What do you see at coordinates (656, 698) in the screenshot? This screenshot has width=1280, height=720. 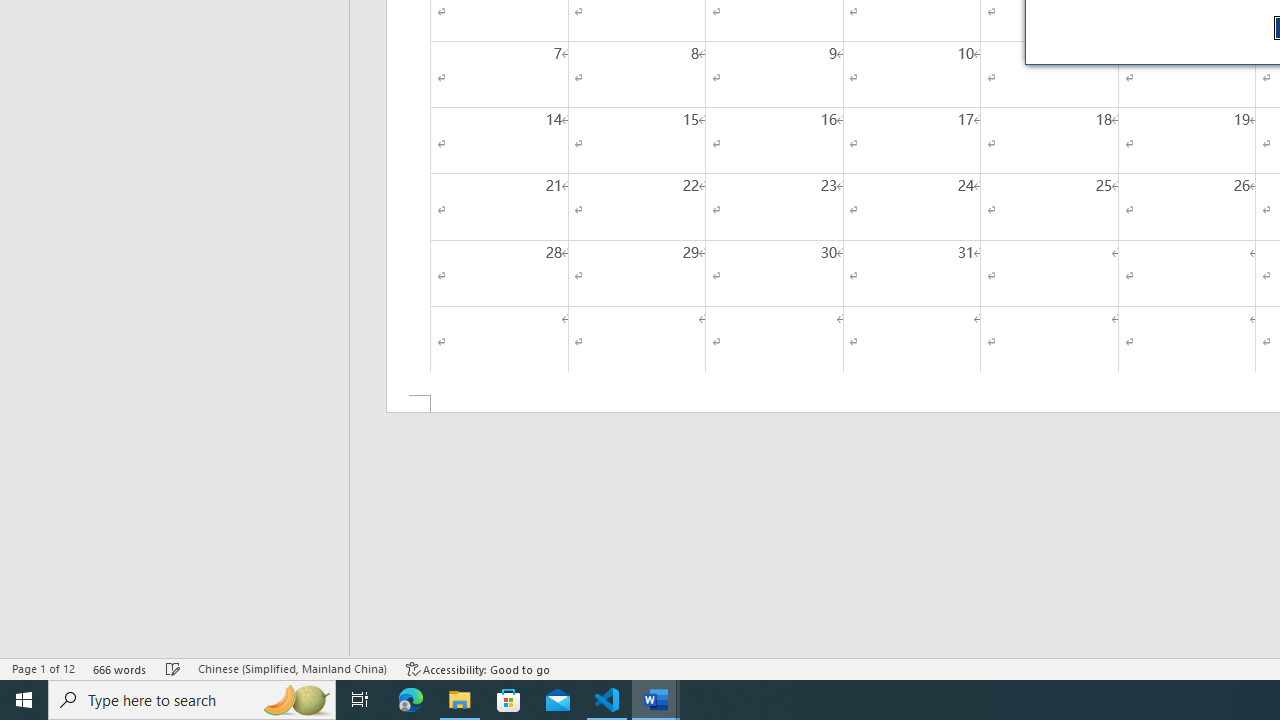 I see `'Word - 2 running windows'` at bounding box center [656, 698].